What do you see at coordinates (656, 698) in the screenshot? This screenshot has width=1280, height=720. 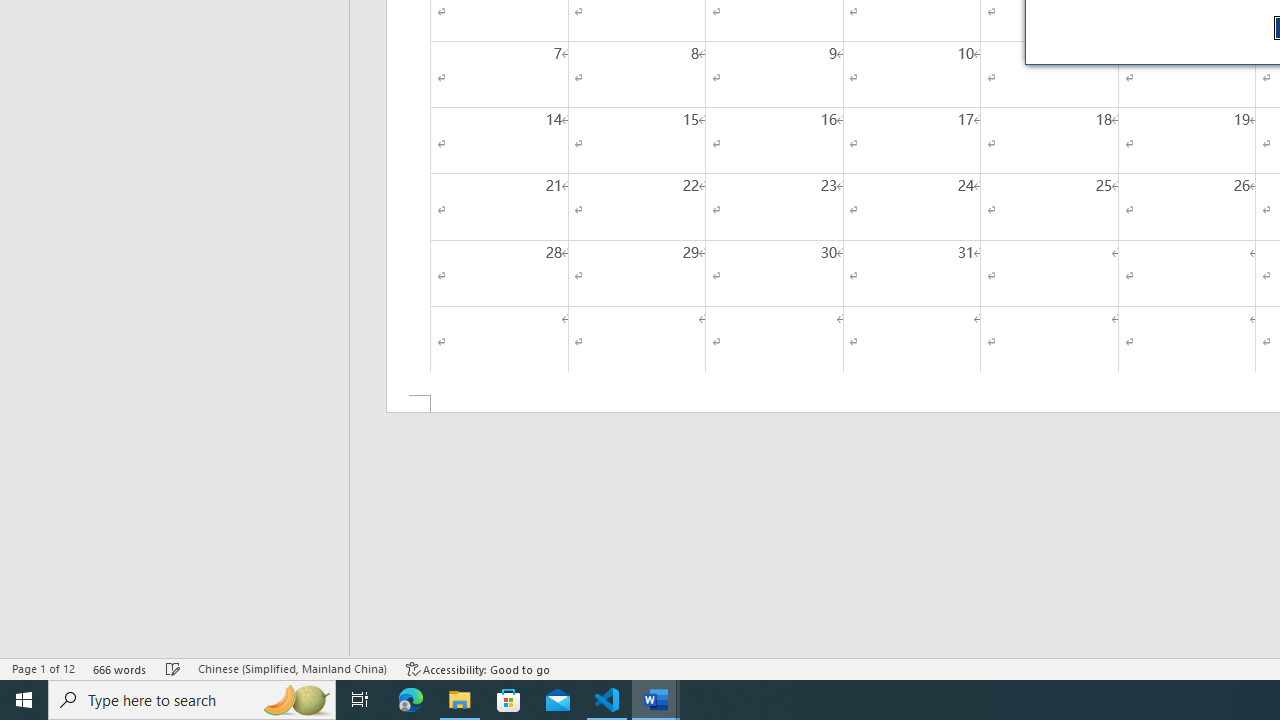 I see `'Word - 2 running windows'` at bounding box center [656, 698].